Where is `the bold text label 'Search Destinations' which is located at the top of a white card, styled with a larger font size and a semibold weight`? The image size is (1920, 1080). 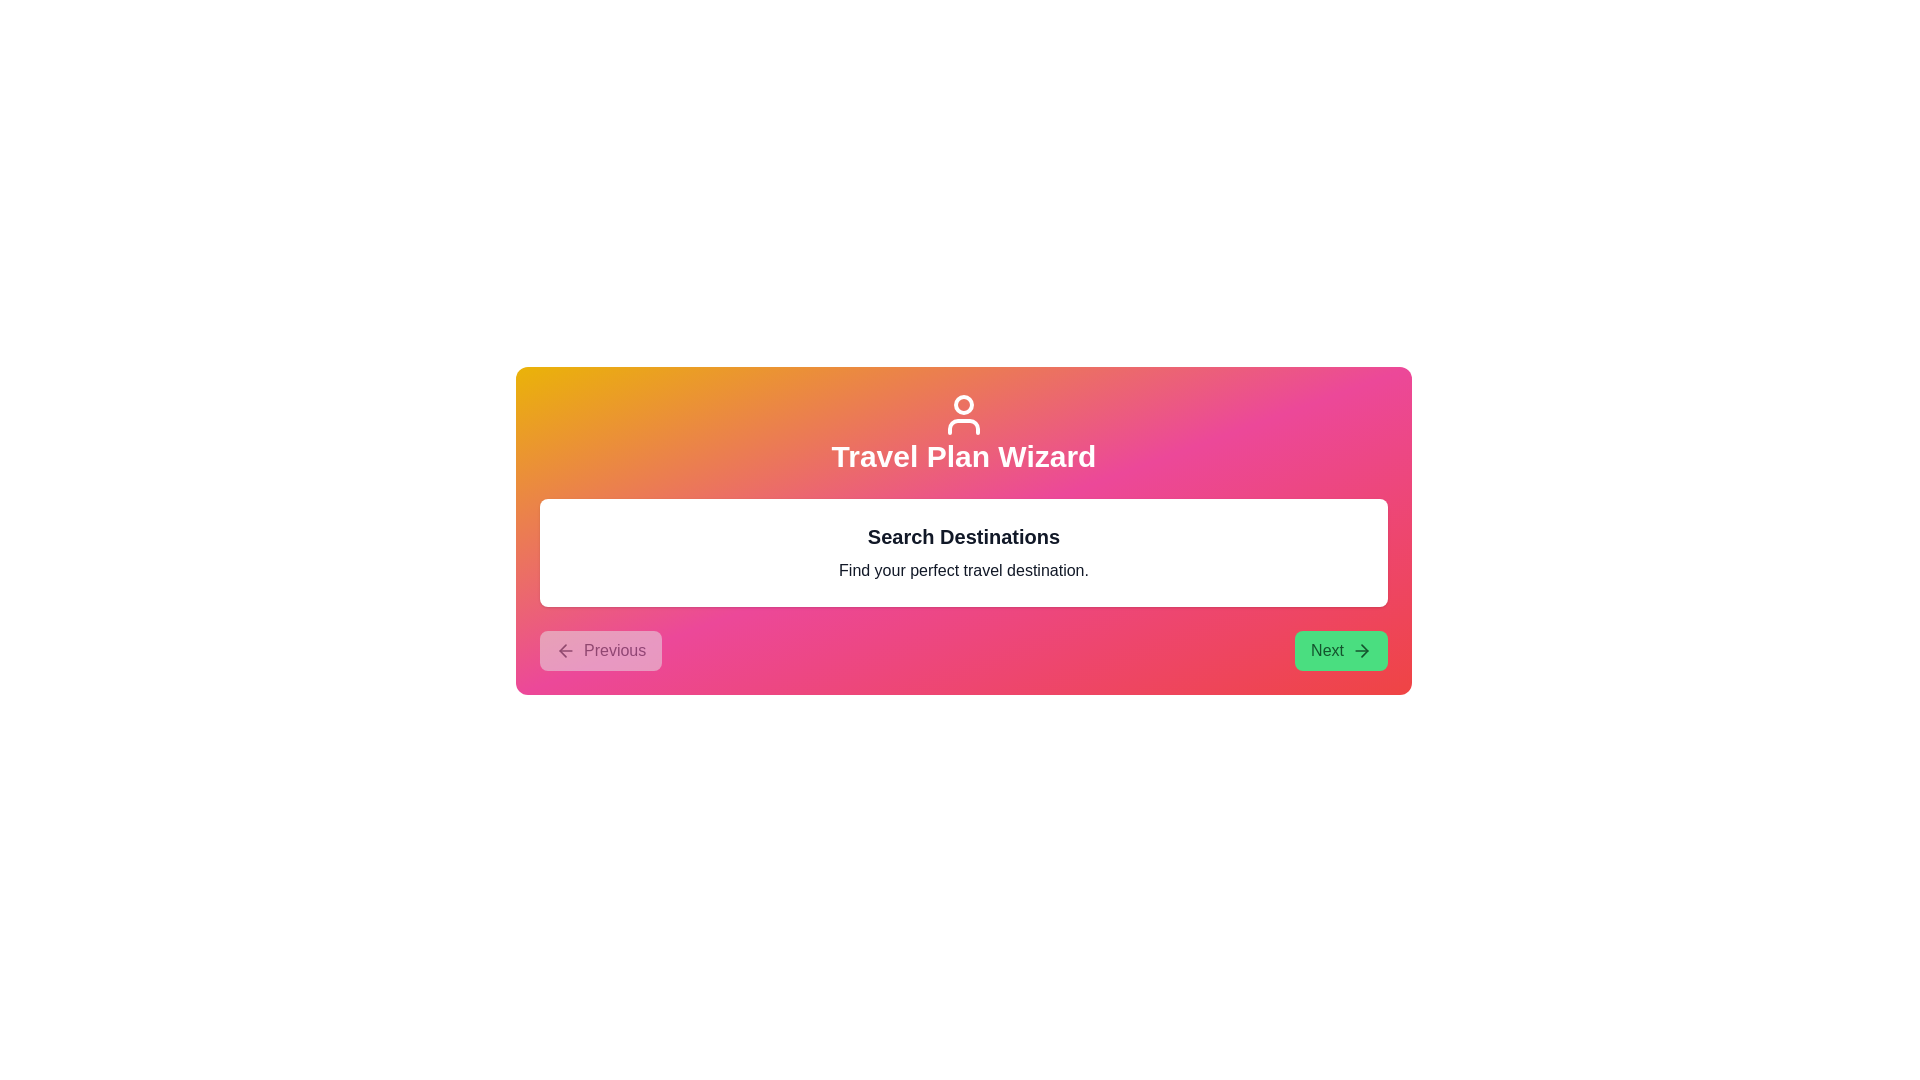 the bold text label 'Search Destinations' which is located at the top of a white card, styled with a larger font size and a semibold weight is located at coordinates (964, 535).